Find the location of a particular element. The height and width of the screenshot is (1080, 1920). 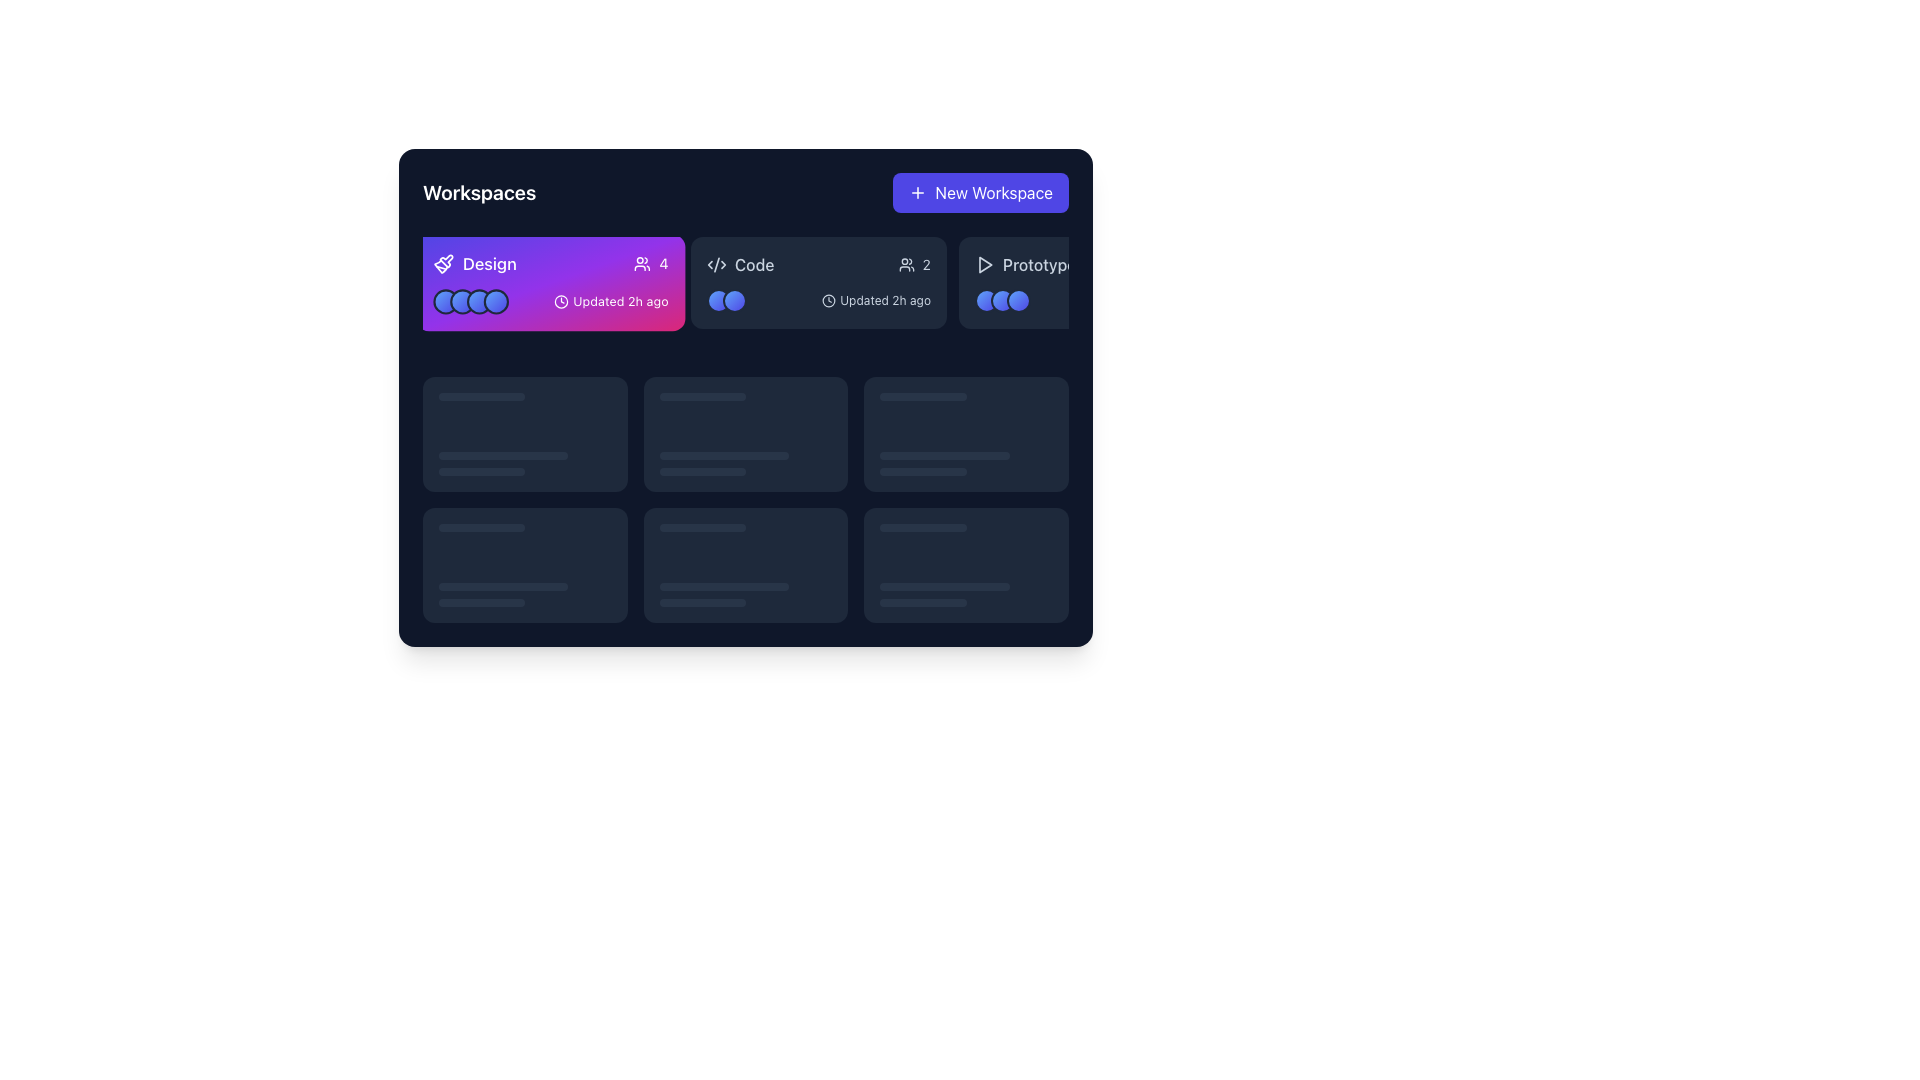

grouped visual indicator composed of three overlapping circular icons located to the left of the 'Updated 2h ago' timestamp in the Prototype workspace card is located at coordinates (1003, 300).